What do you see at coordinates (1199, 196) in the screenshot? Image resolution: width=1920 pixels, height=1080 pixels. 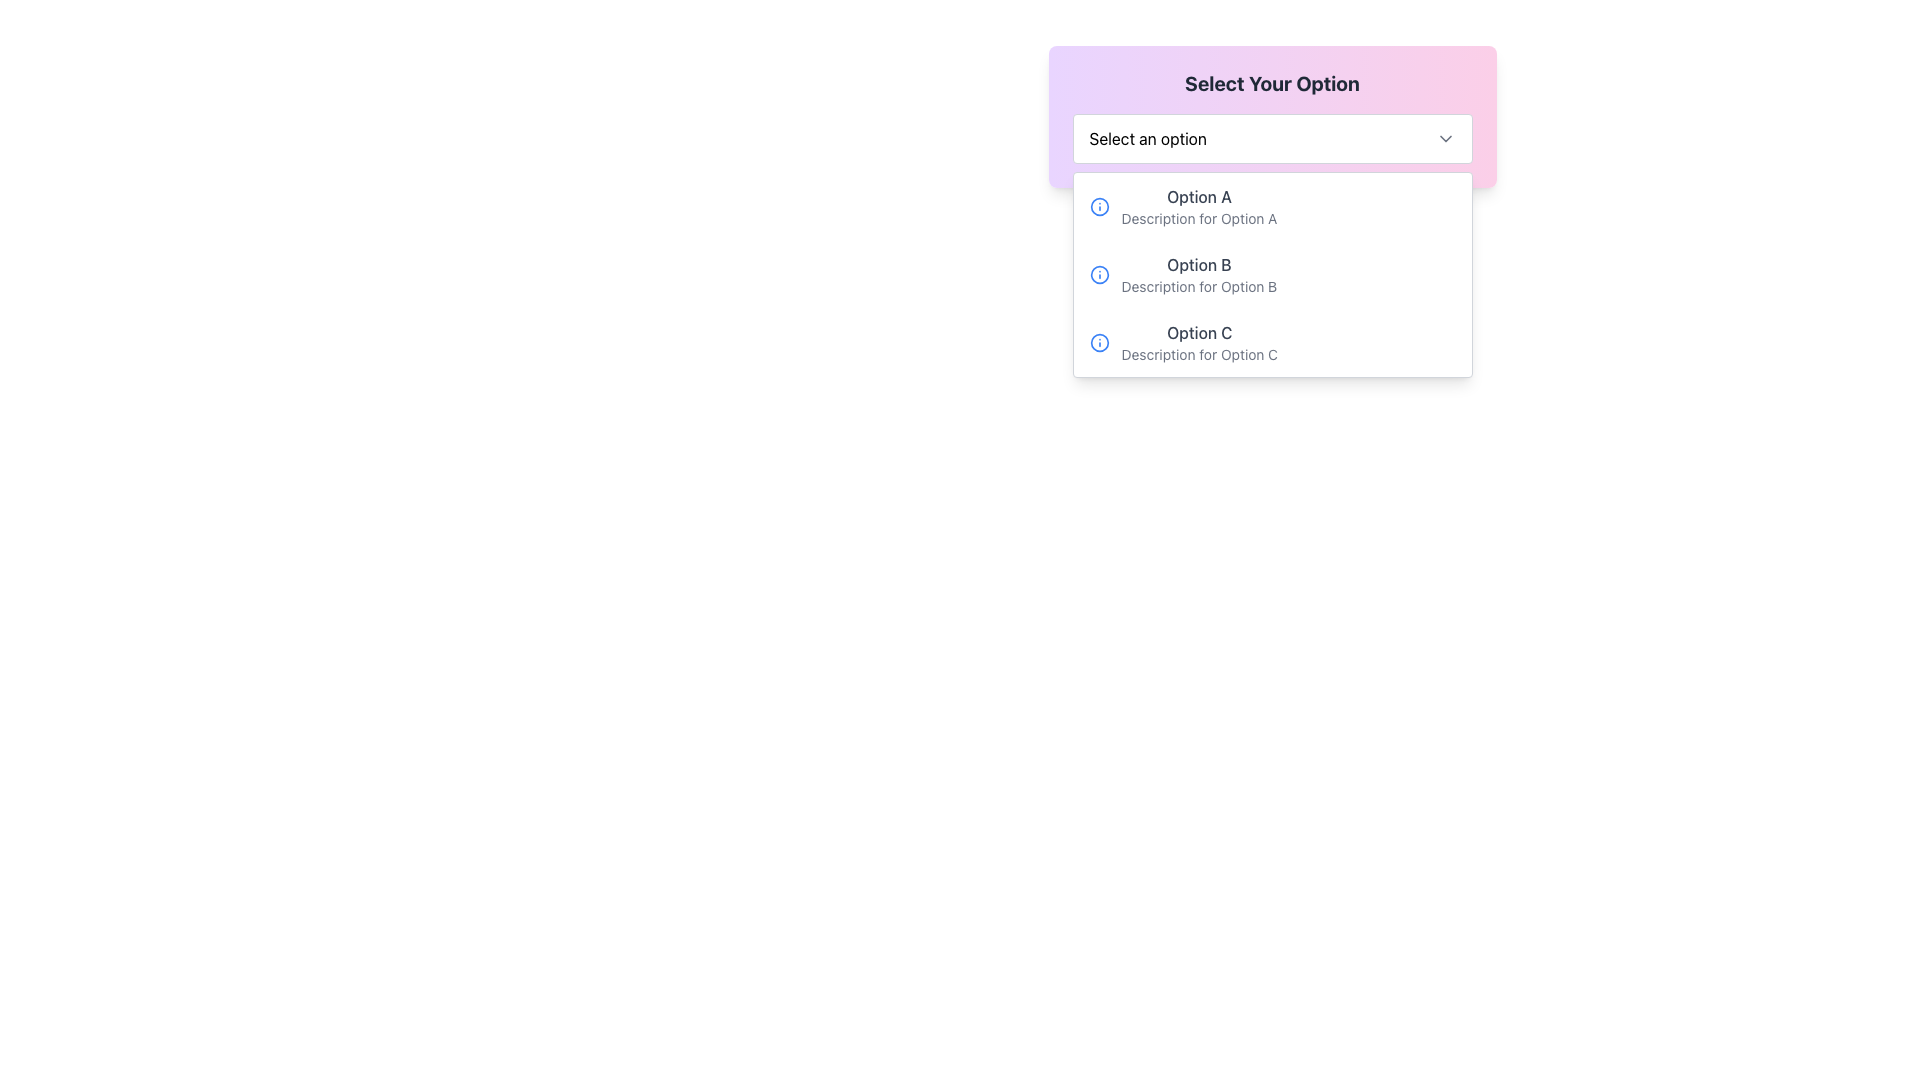 I see `the text label 'Option A' which serves as the title of an option within a dropdown-like list` at bounding box center [1199, 196].